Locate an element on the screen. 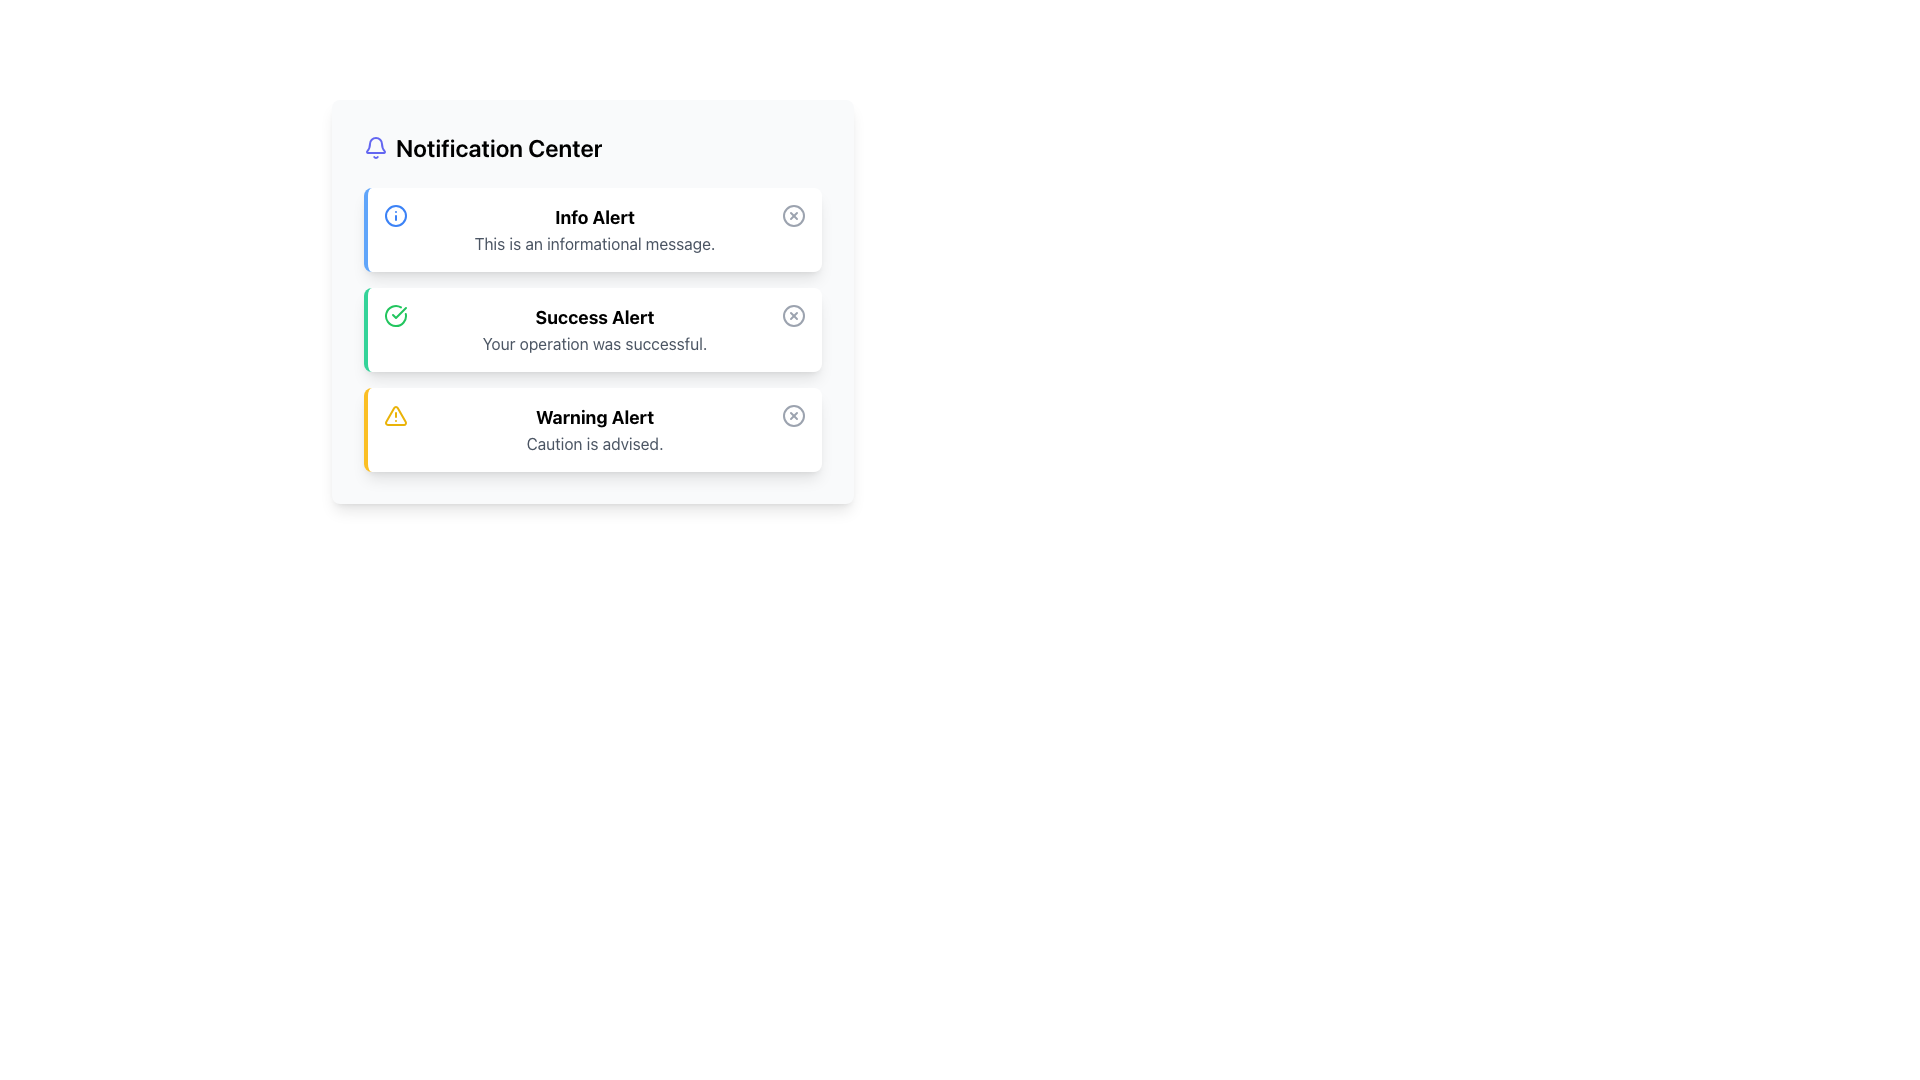  the triangular warning icon with a yellow border and exclamation mark, located to the left of the 'Warning Alert' notification row is located at coordinates (395, 415).